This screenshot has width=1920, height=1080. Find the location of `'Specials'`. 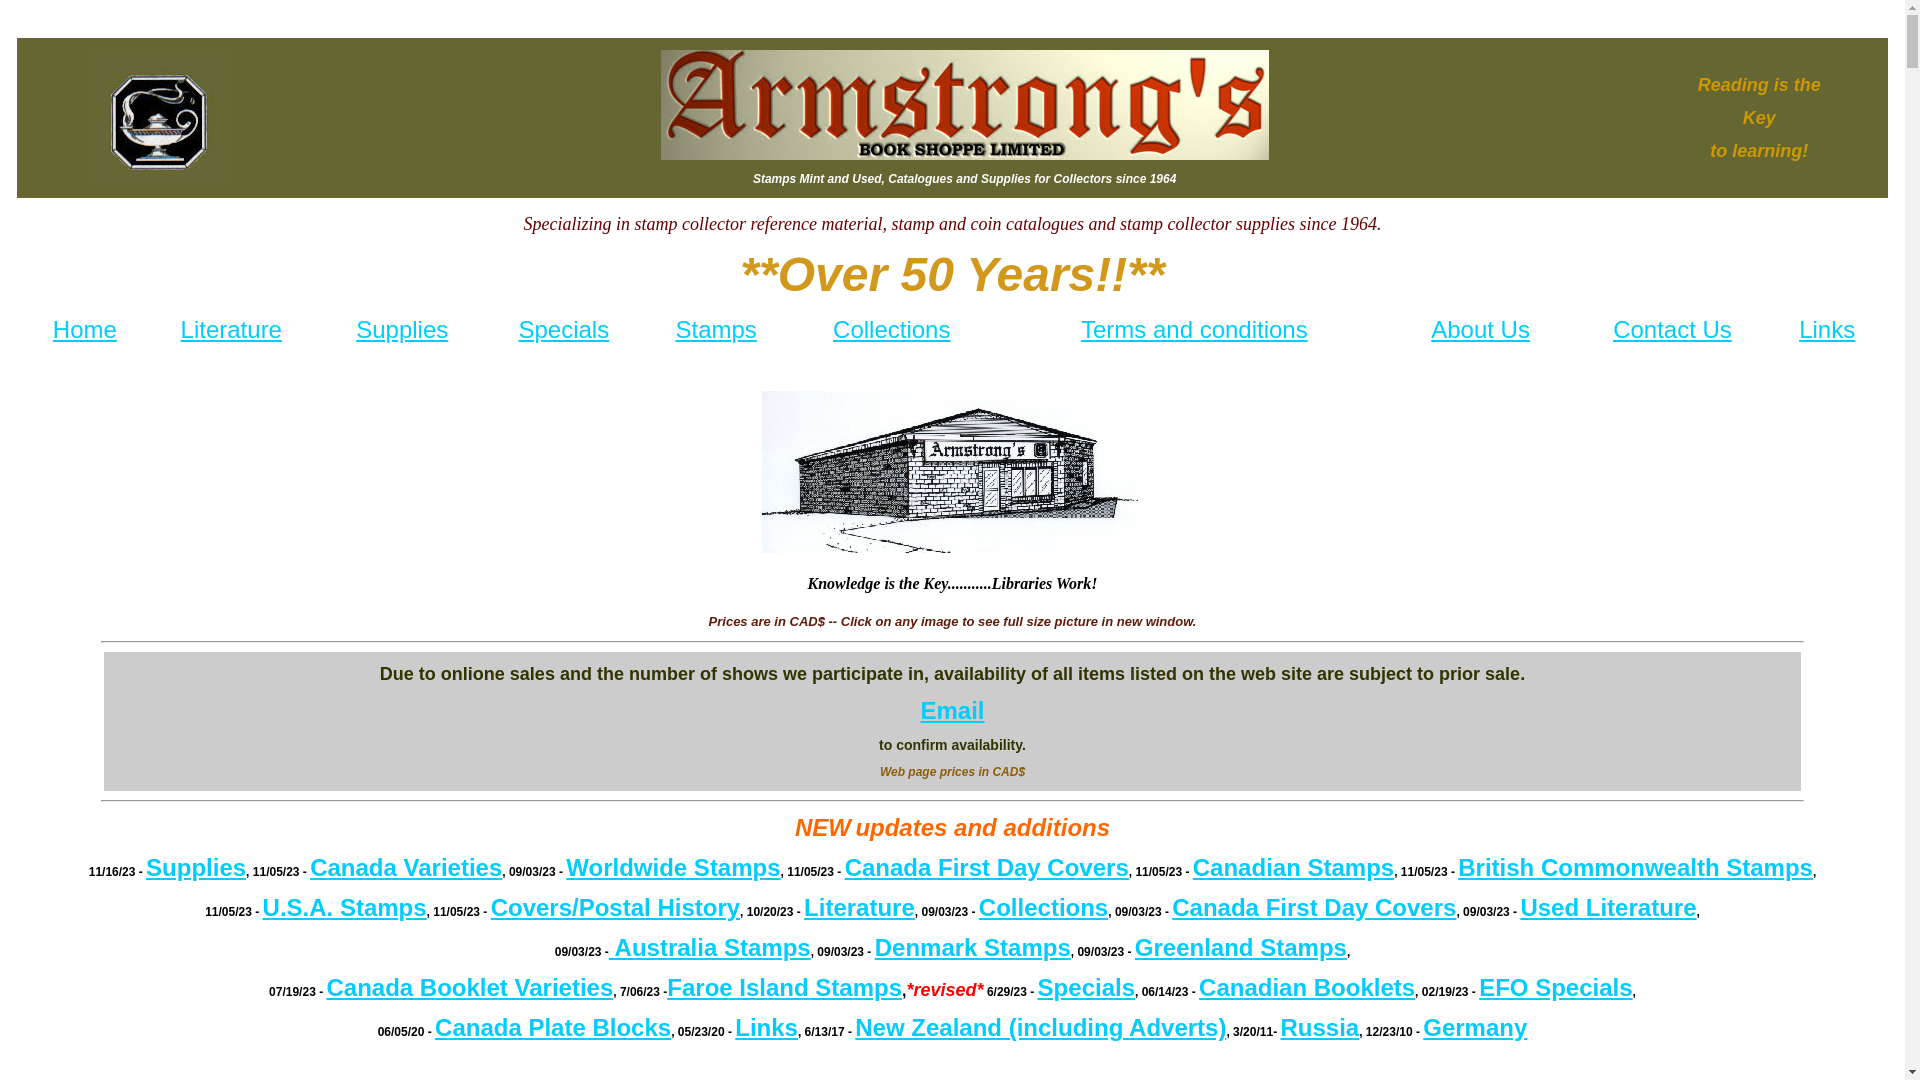

'Specials' is located at coordinates (1085, 986).